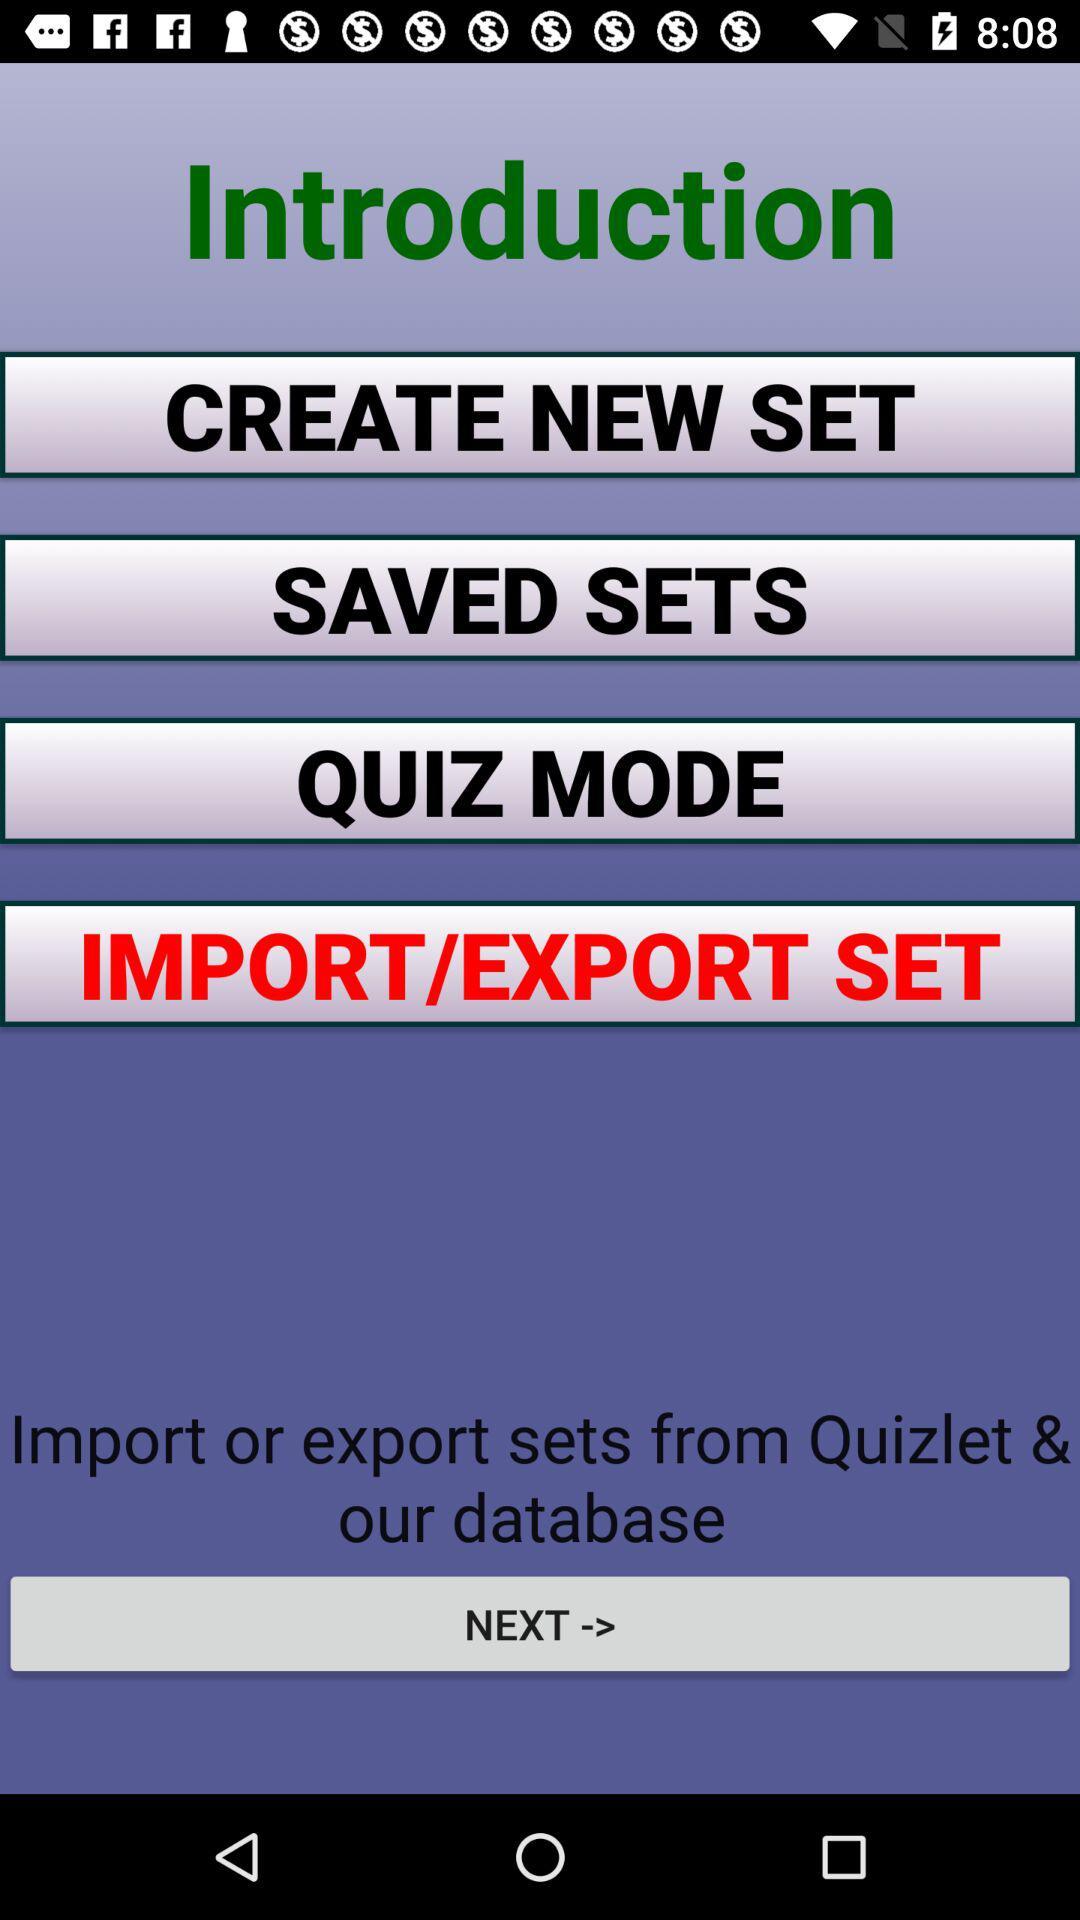 The height and width of the screenshot is (1920, 1080). I want to click on button above the import/export set button, so click(540, 779).